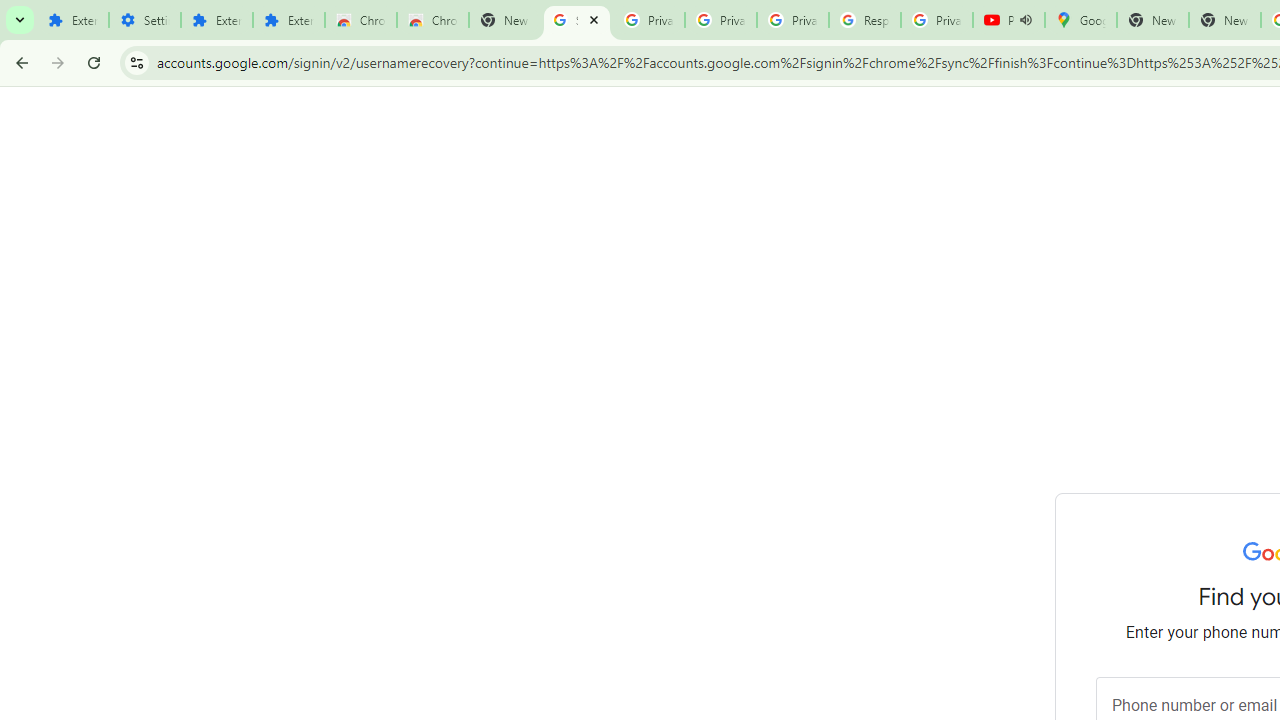 Image resolution: width=1280 pixels, height=720 pixels. Describe the element at coordinates (1079, 20) in the screenshot. I see `'Google Maps'` at that location.